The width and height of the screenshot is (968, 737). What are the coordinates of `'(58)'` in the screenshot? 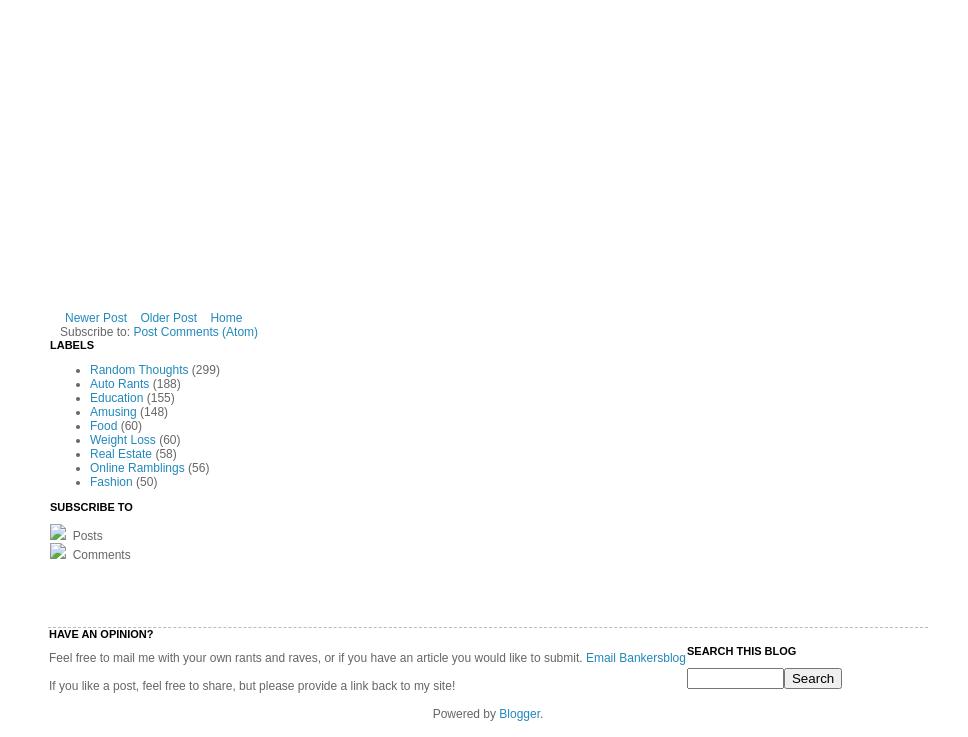 It's located at (165, 453).